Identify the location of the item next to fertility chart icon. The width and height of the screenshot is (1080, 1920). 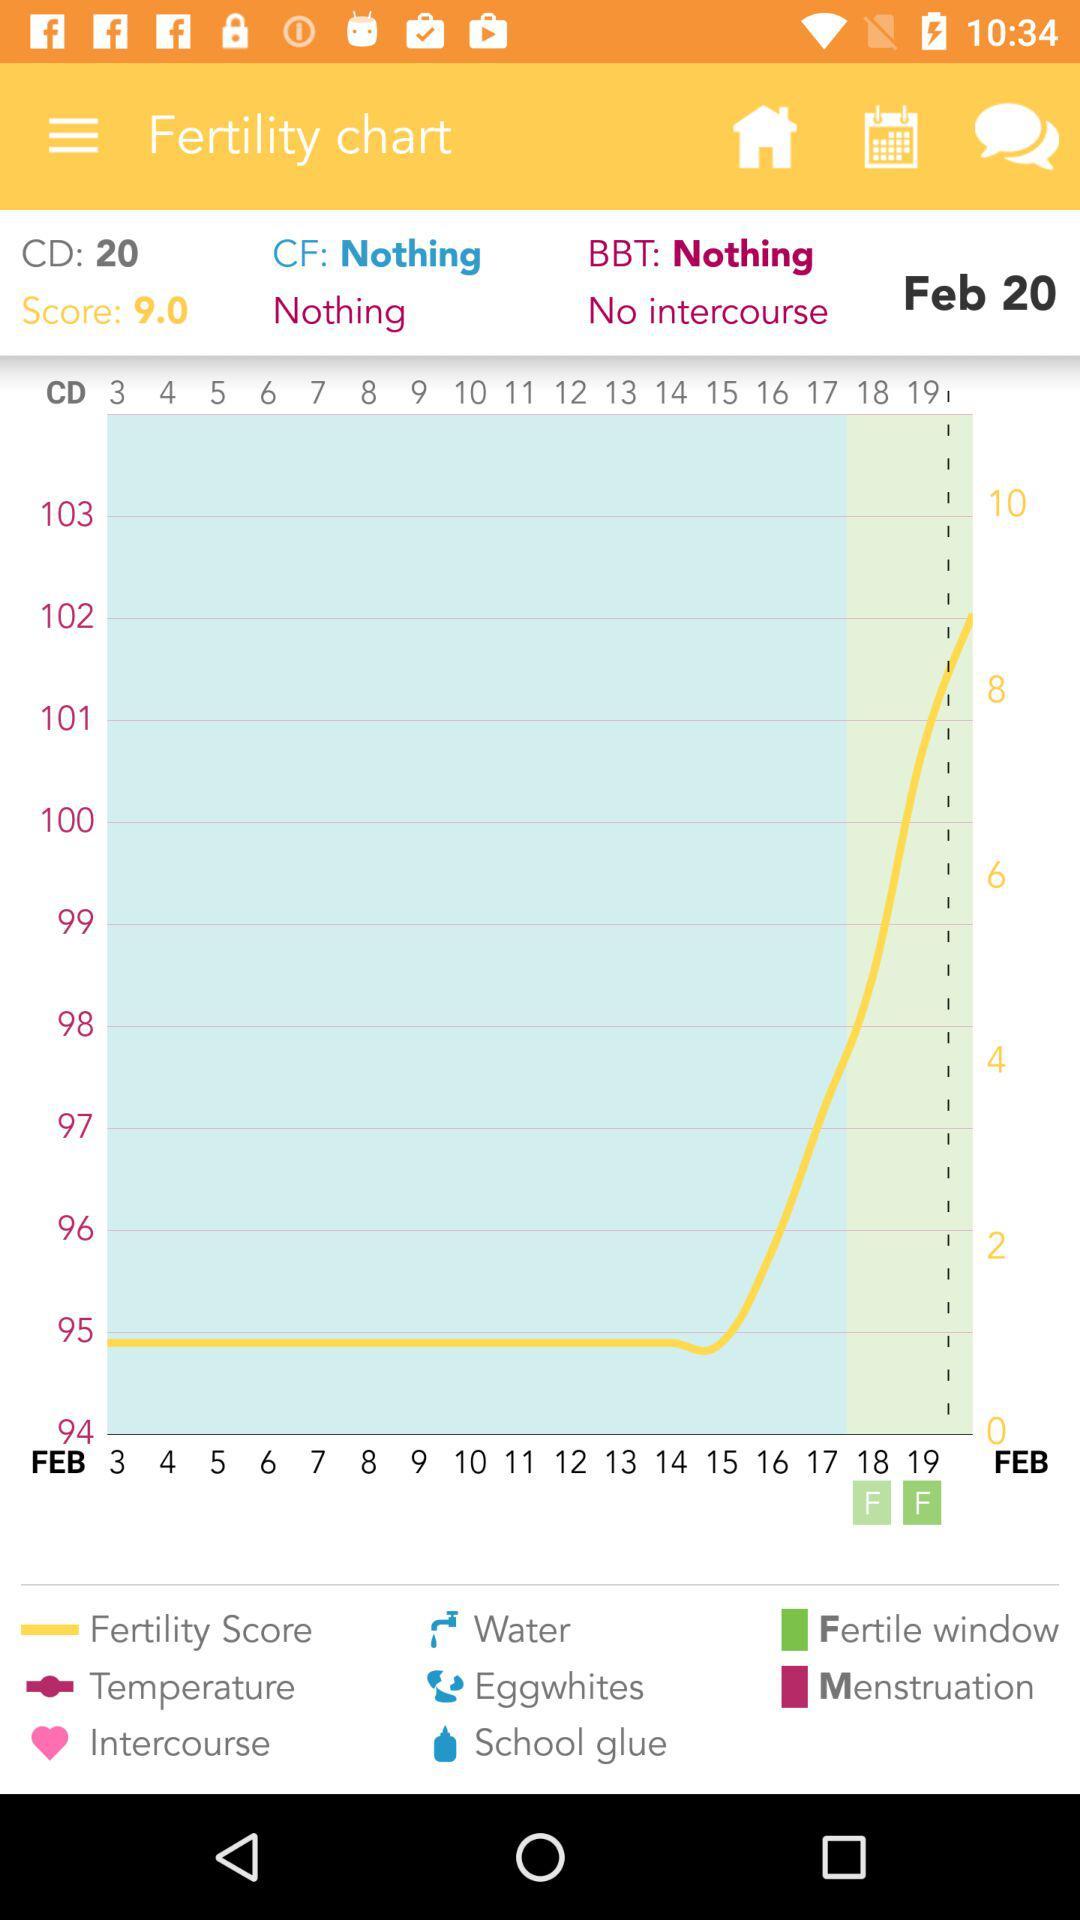
(72, 135).